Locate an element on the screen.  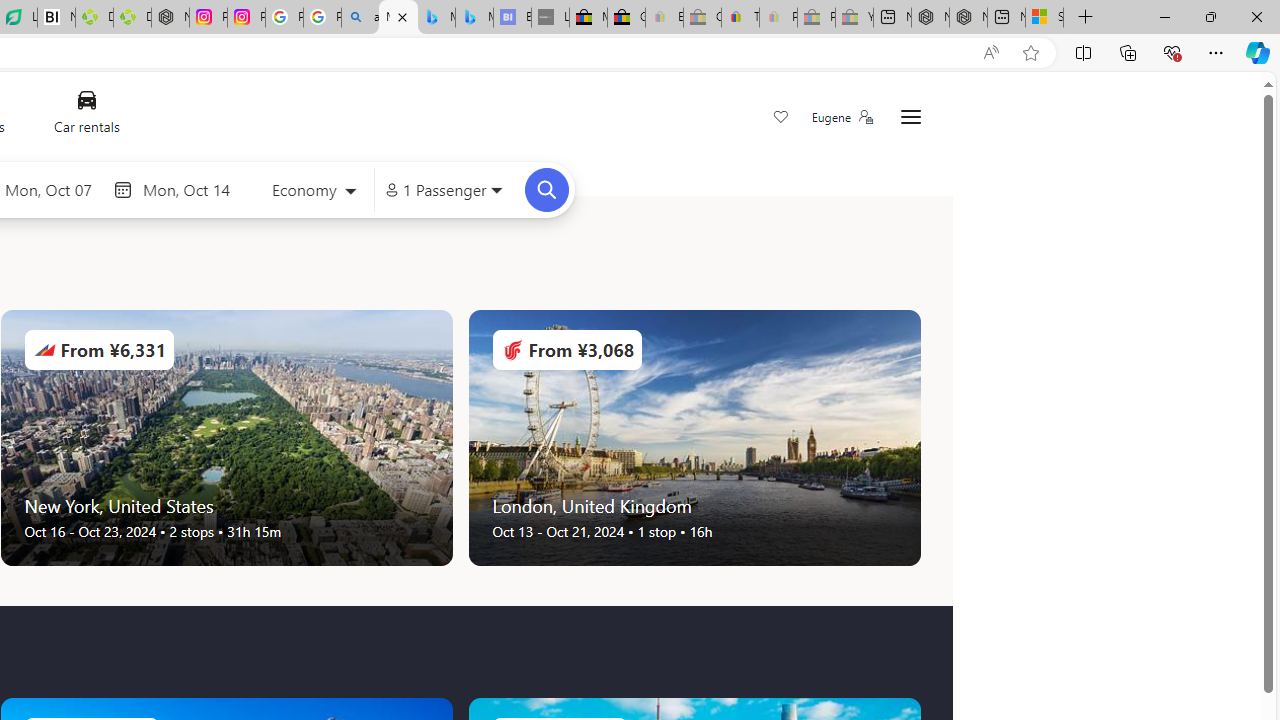
'Threats and offensive language policy | eBay' is located at coordinates (739, 17).